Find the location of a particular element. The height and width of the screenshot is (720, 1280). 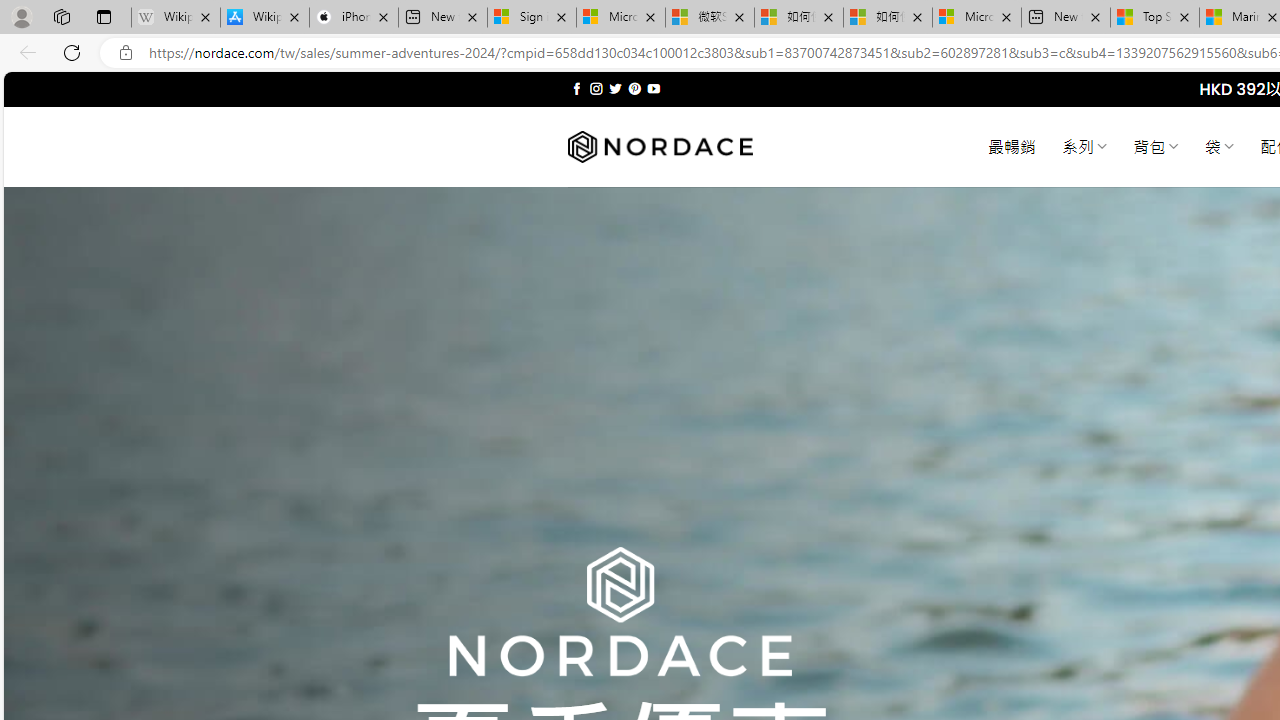

'Follow on Twitter' is located at coordinates (614, 88).